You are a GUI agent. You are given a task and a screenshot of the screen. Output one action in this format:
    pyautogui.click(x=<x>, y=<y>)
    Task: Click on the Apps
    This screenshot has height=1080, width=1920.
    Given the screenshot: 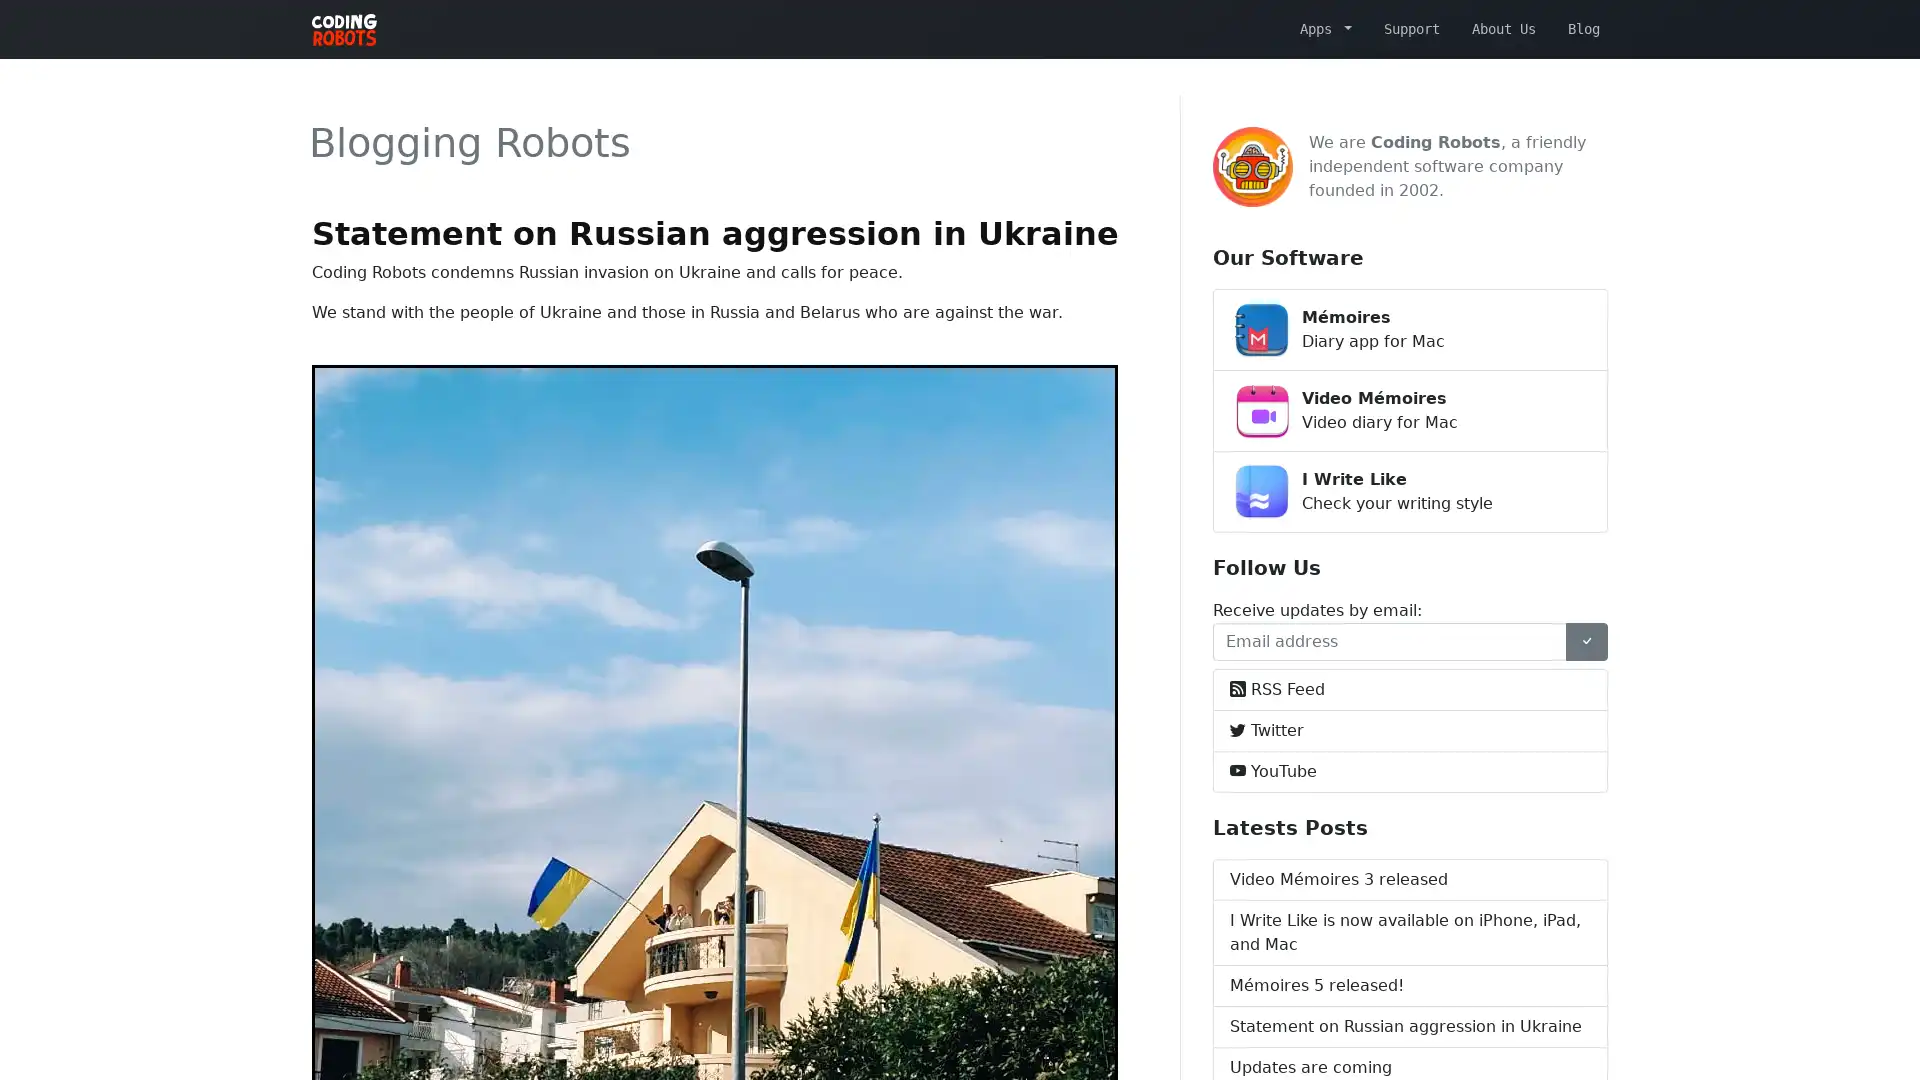 What is the action you would take?
    pyautogui.click(x=1325, y=28)
    